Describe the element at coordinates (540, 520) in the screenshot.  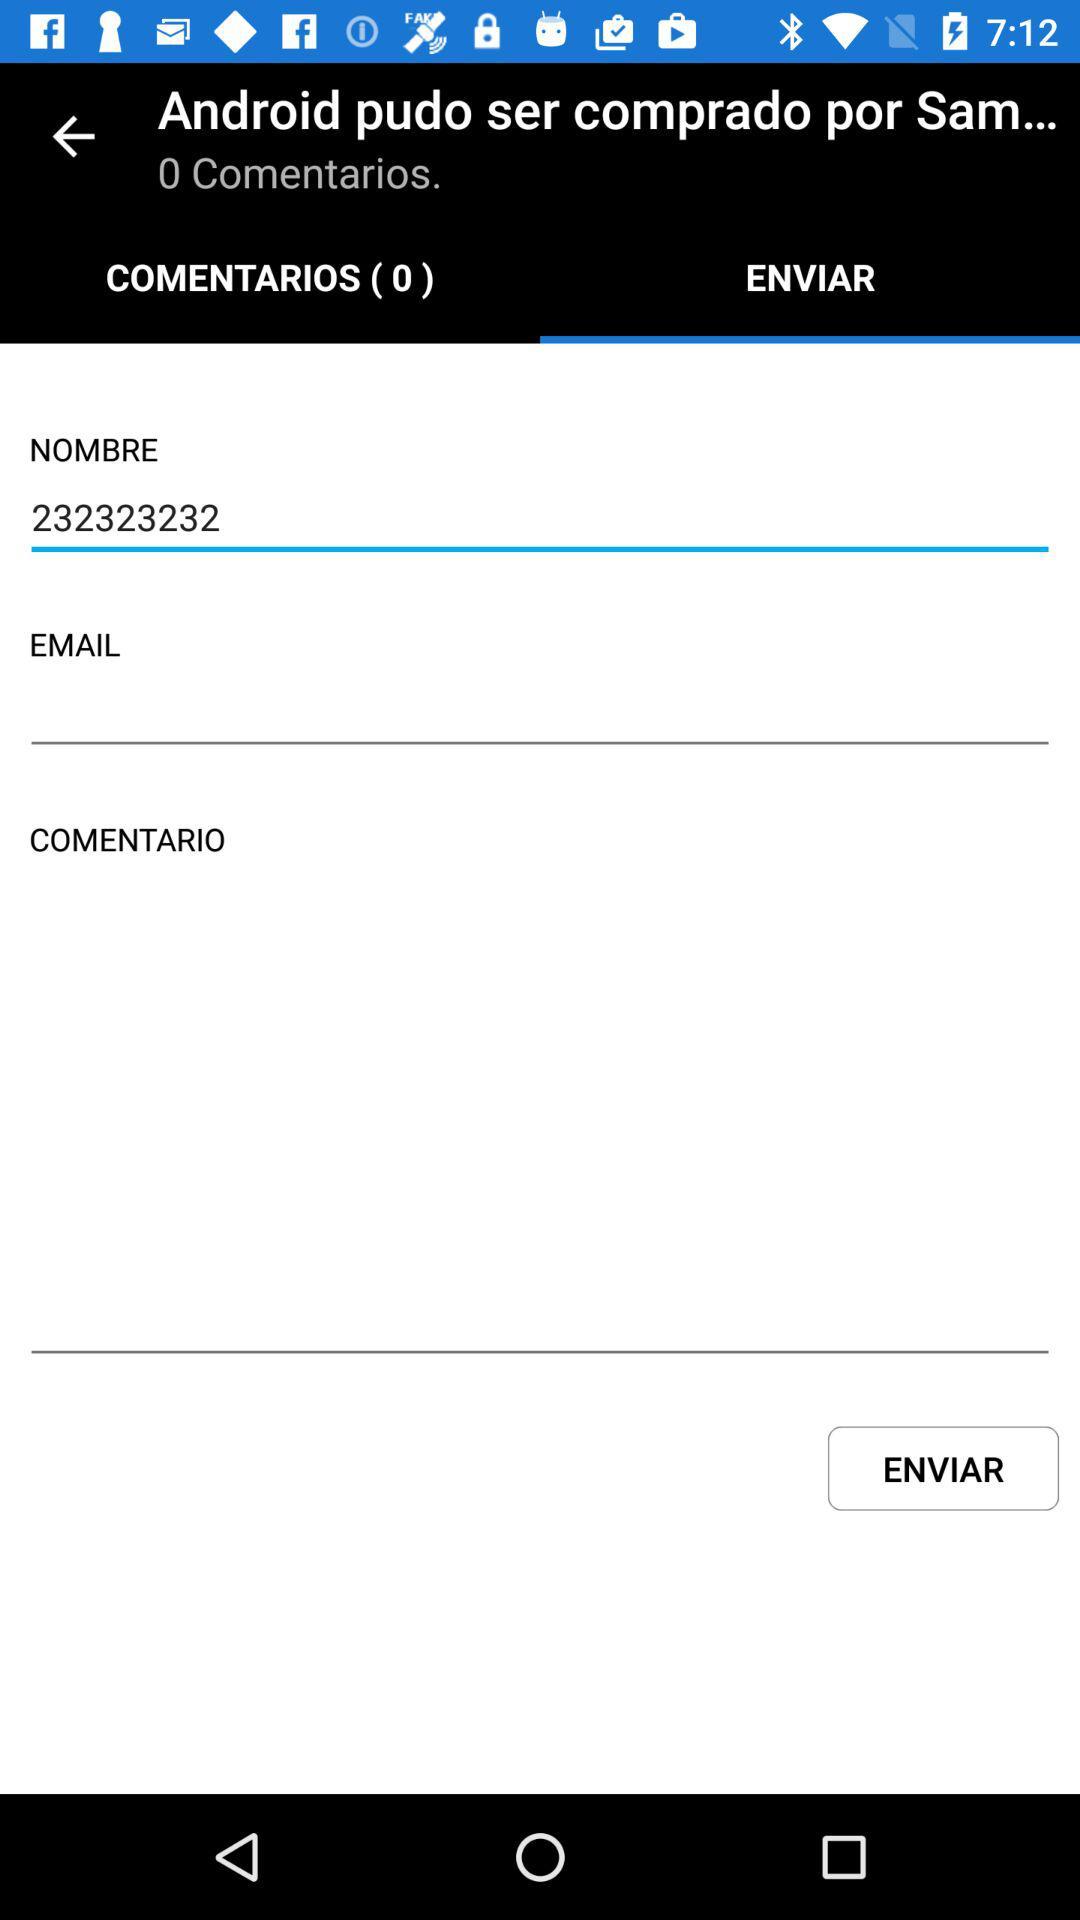
I see `the 232323232` at that location.